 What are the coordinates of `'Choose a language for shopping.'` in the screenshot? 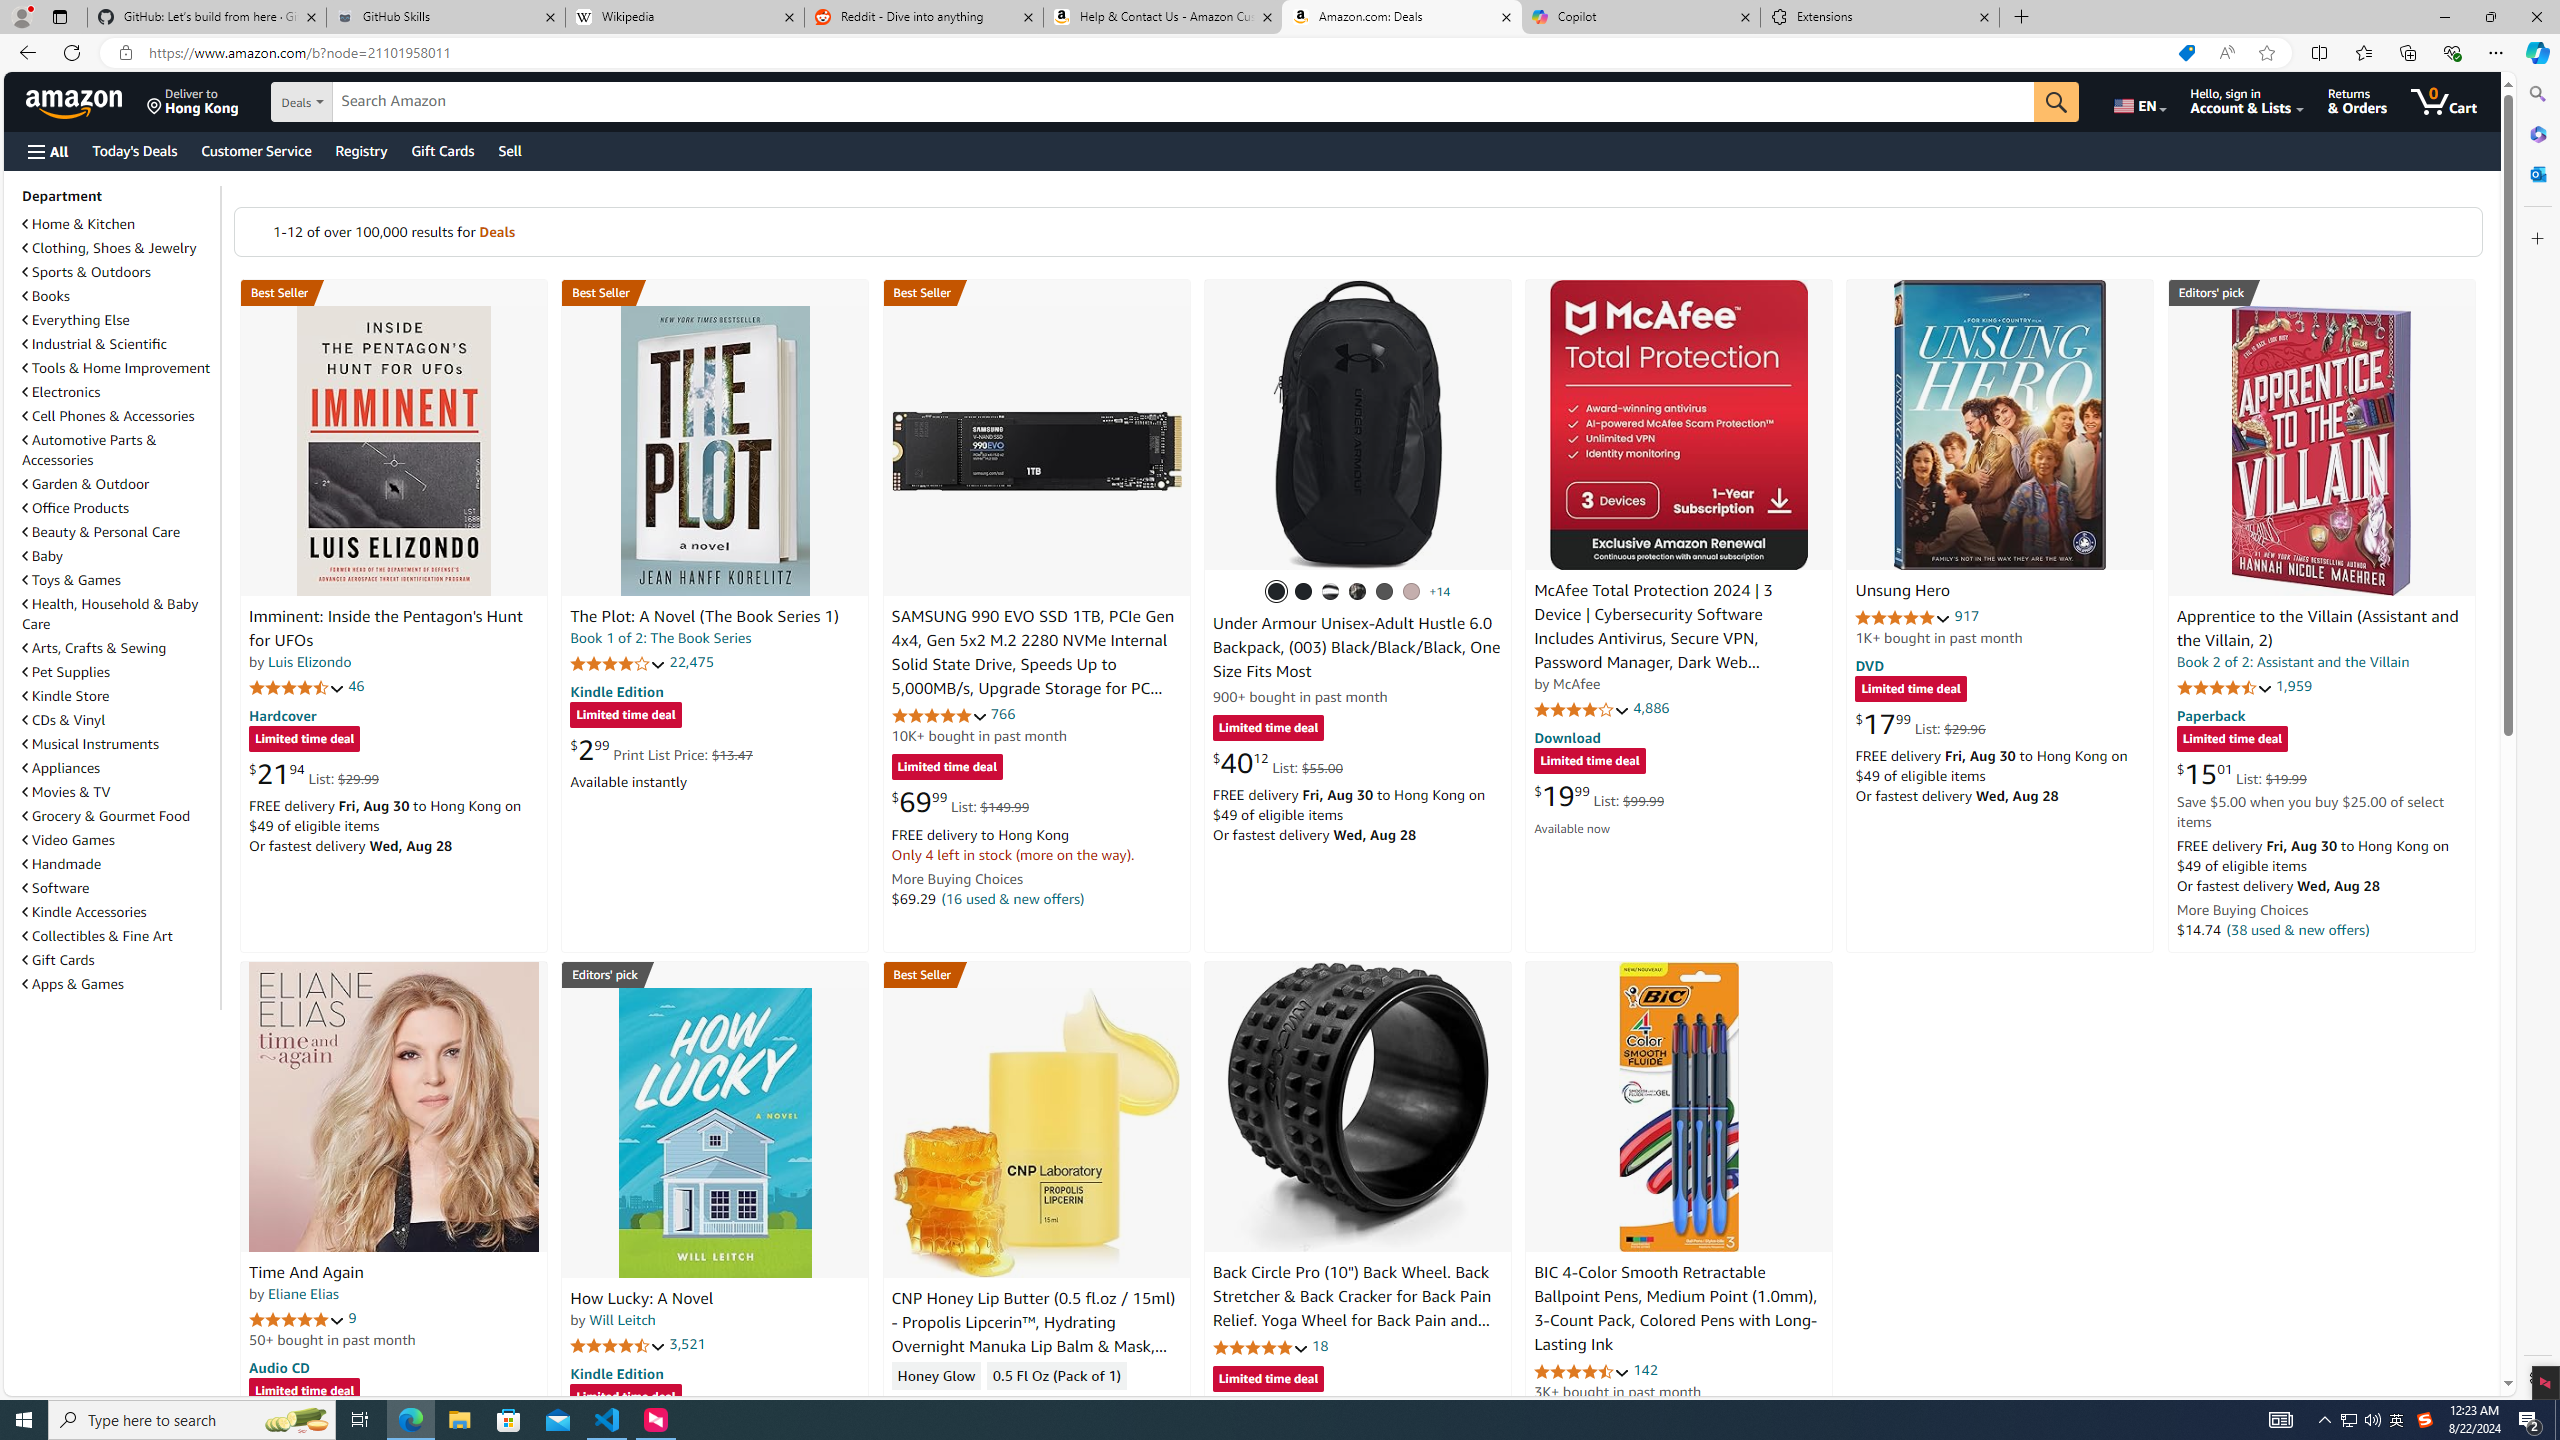 It's located at (2137, 100).